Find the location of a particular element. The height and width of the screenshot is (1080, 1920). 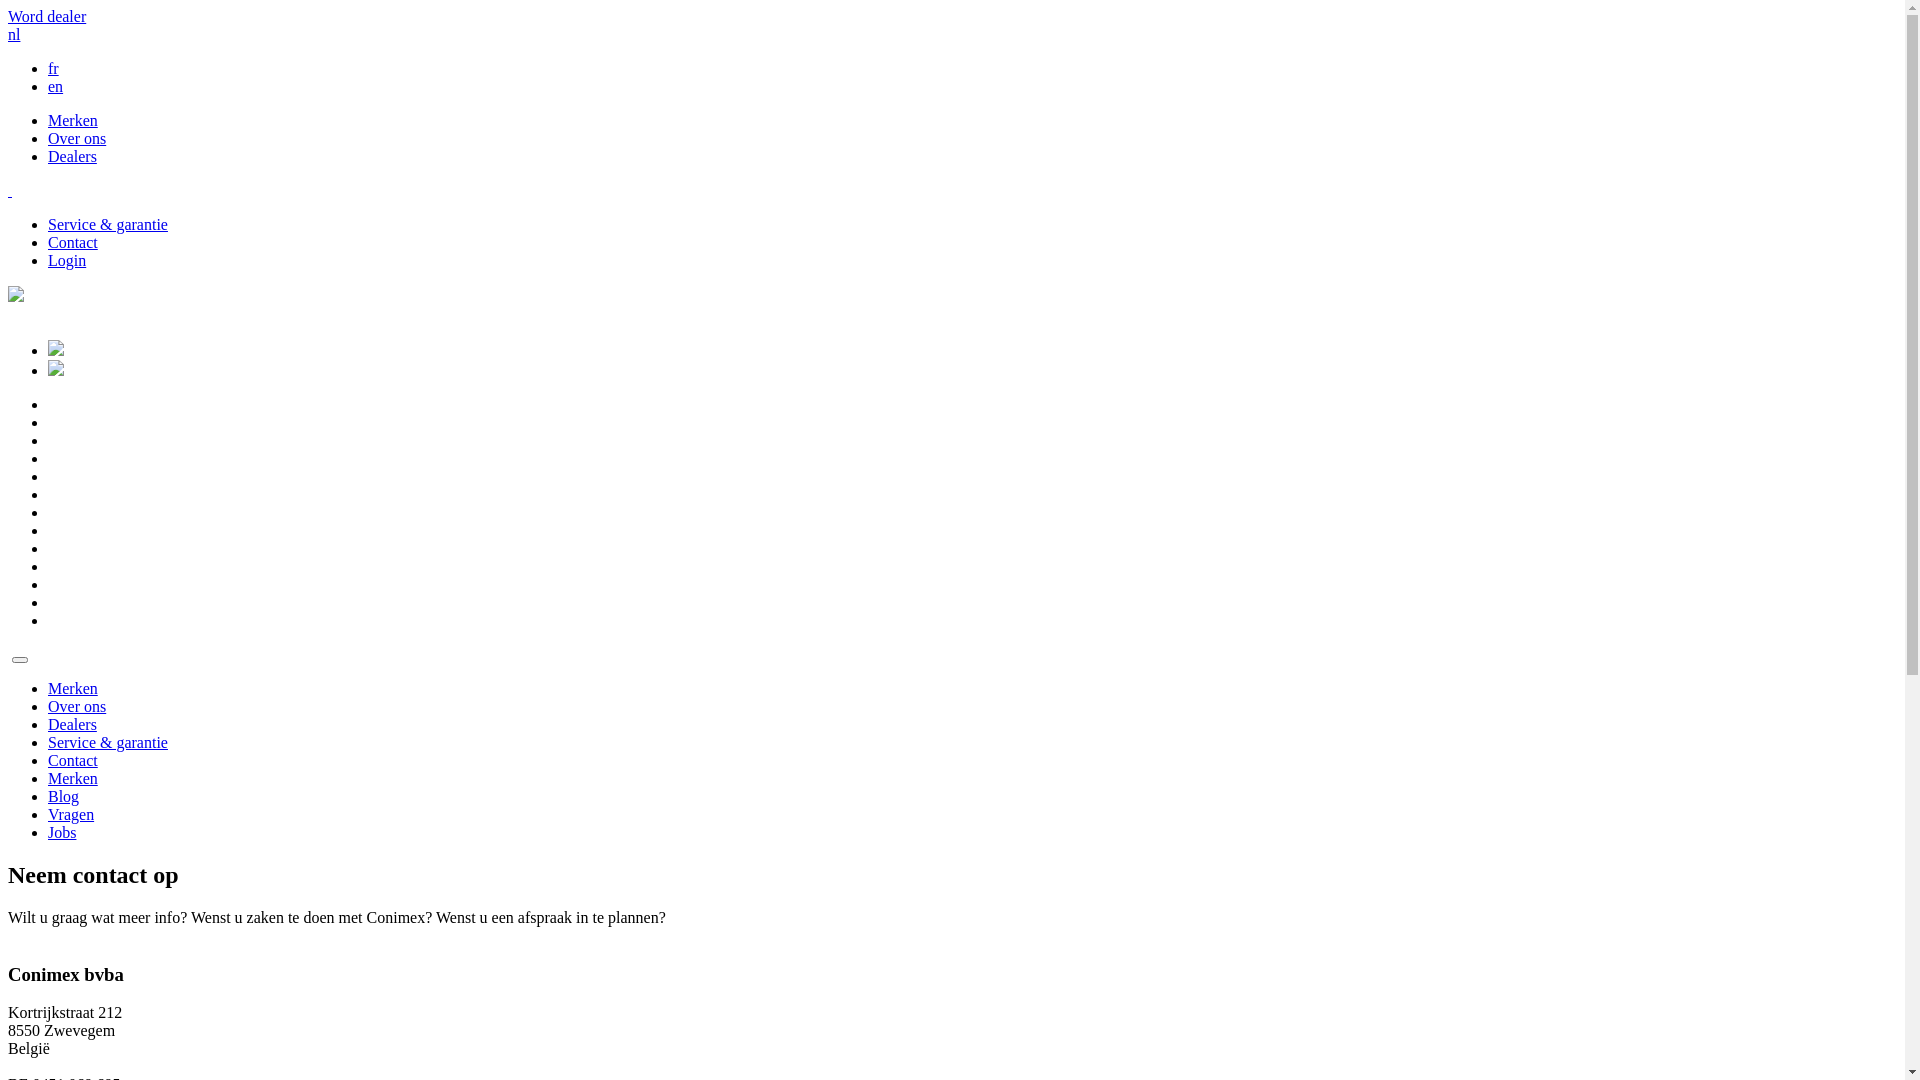

'Word dealer' is located at coordinates (47, 16).